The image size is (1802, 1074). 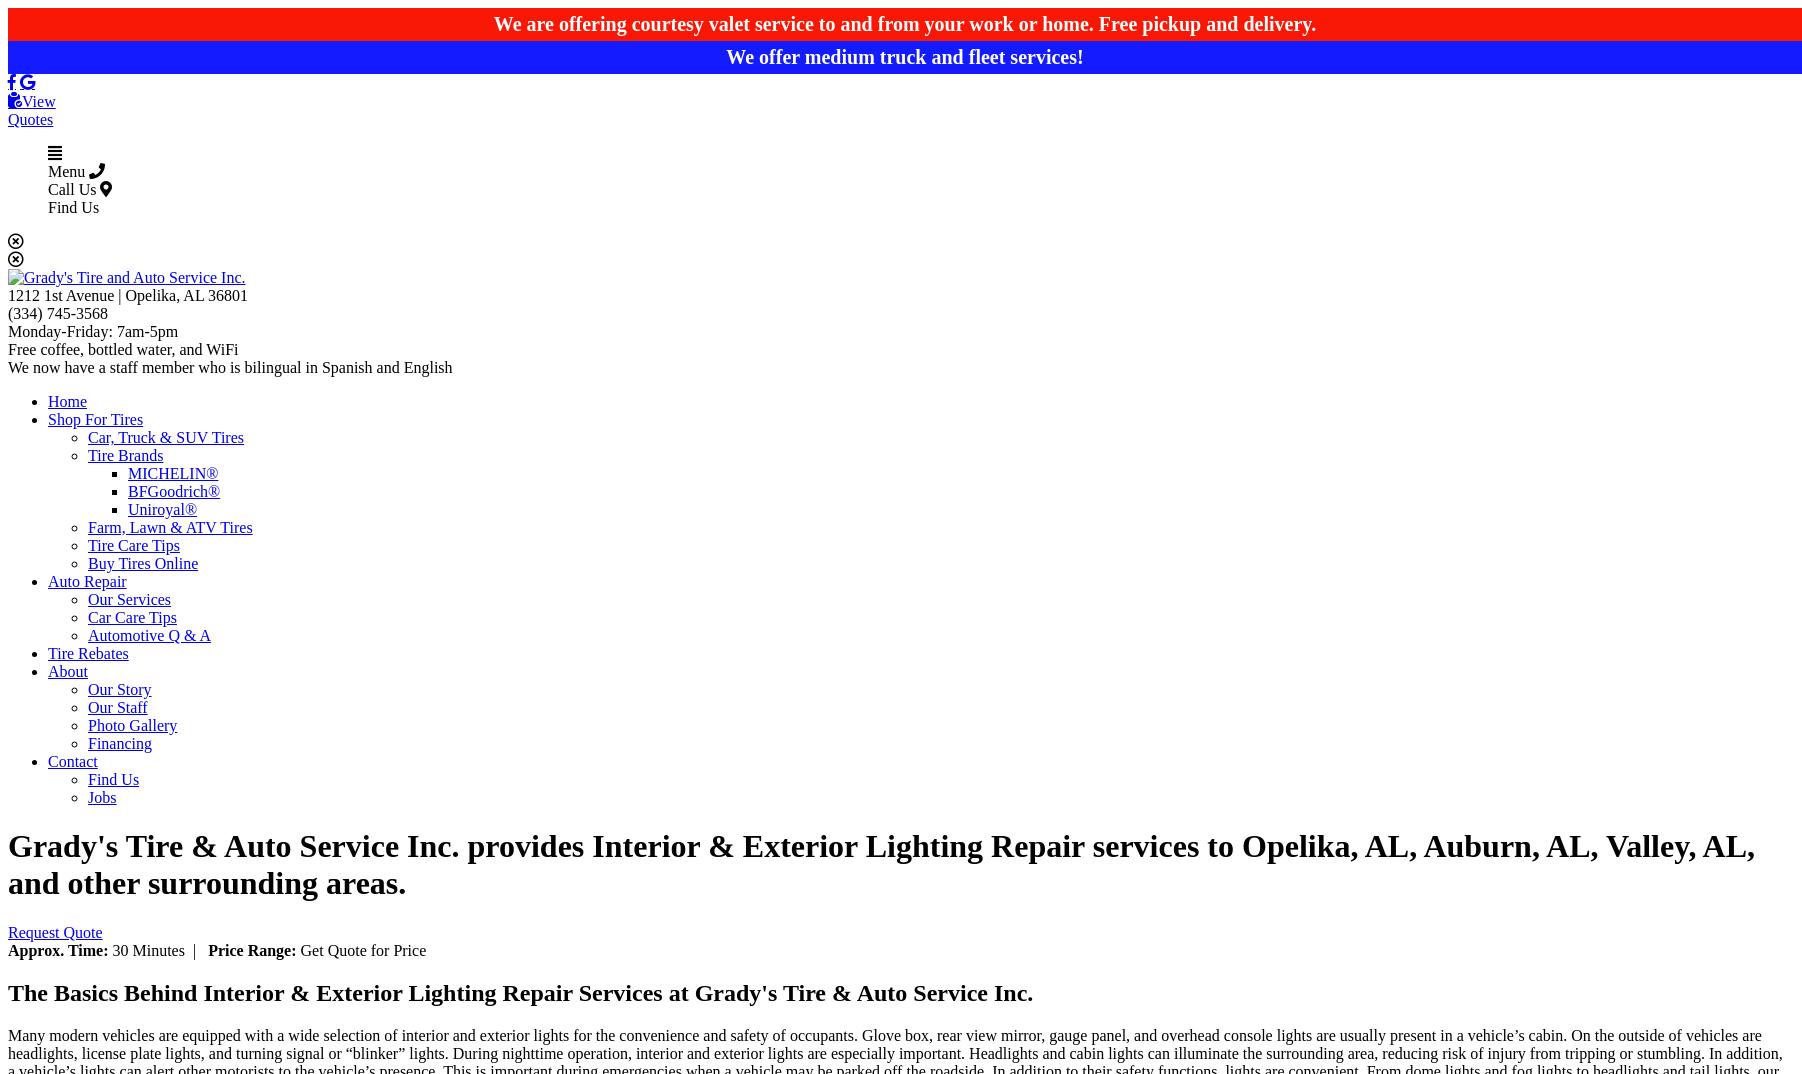 I want to click on '1212 1st Avenue | Opelika, AL 36801', so click(x=127, y=295).